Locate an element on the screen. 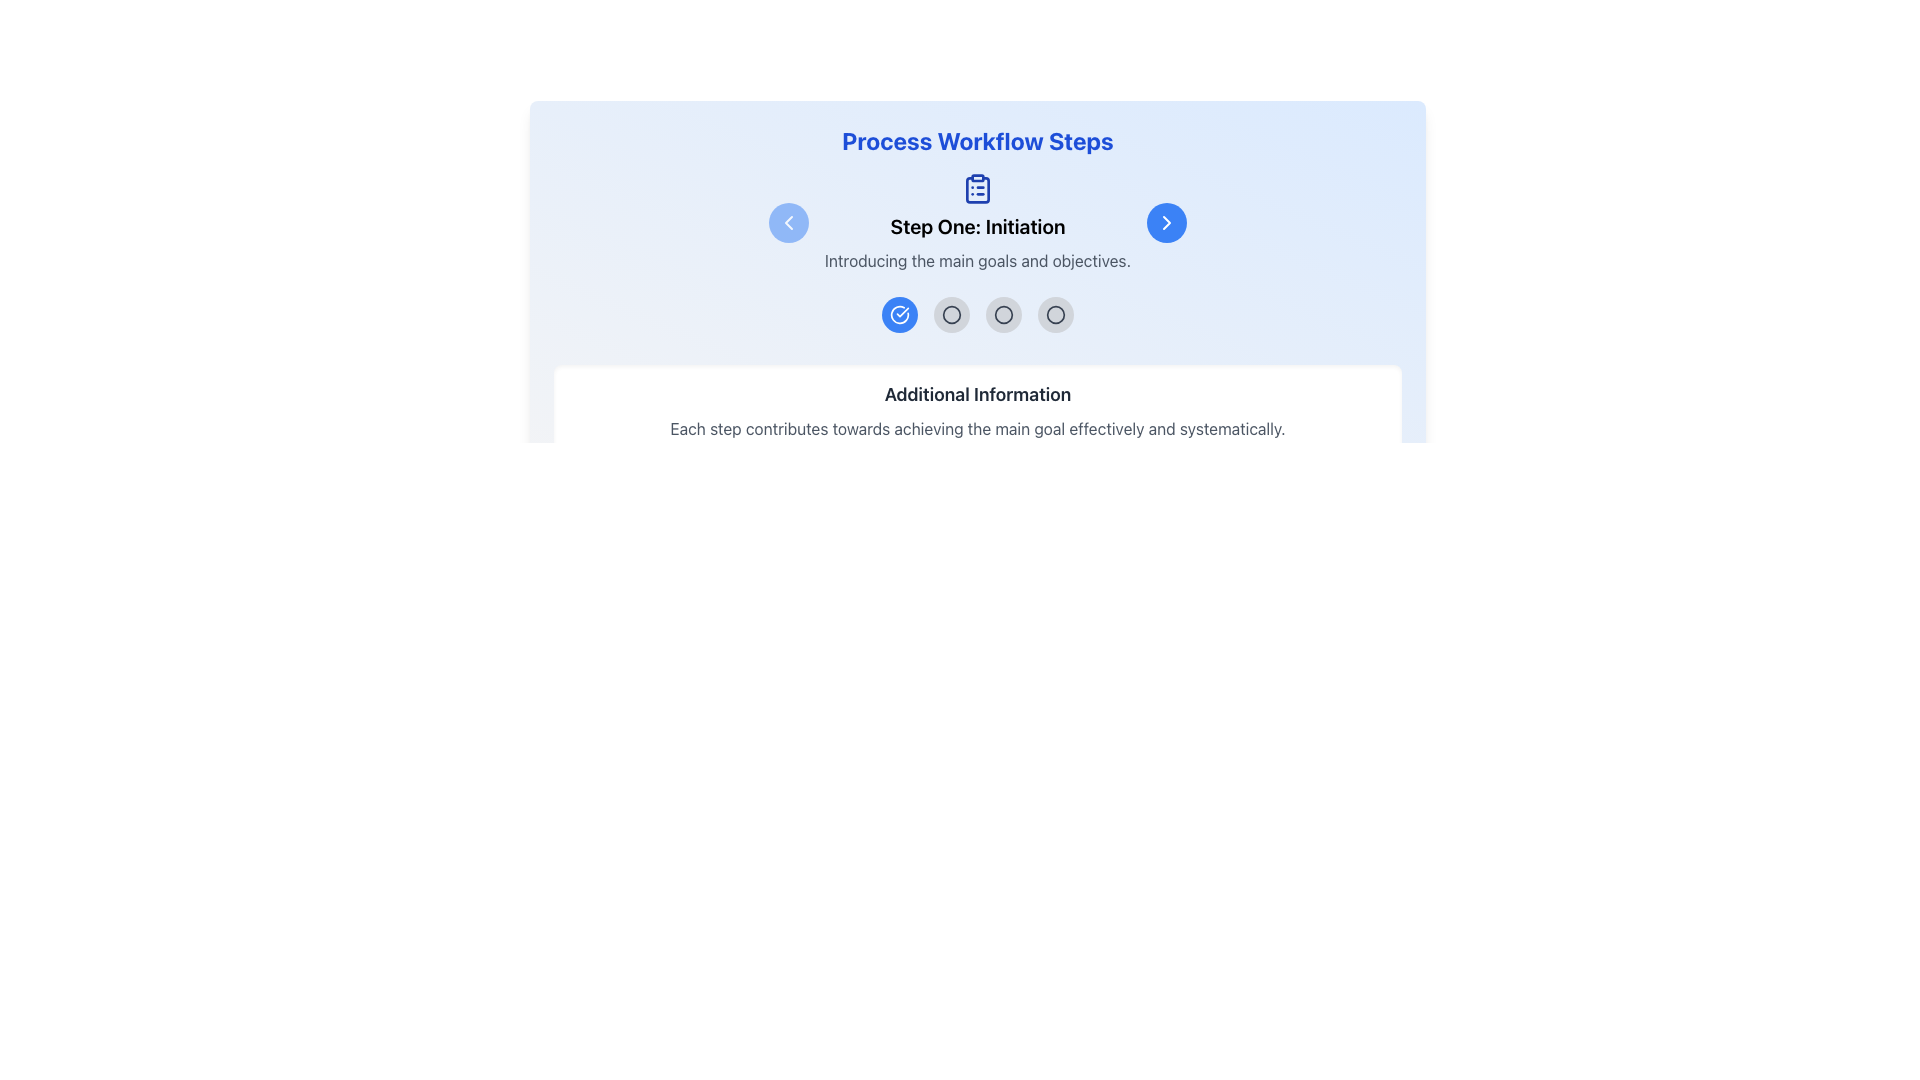  text content of the informational block that displays step one in the workflow process, located centrally above the circular selectors and between the navigation arrows is located at coordinates (978, 223).